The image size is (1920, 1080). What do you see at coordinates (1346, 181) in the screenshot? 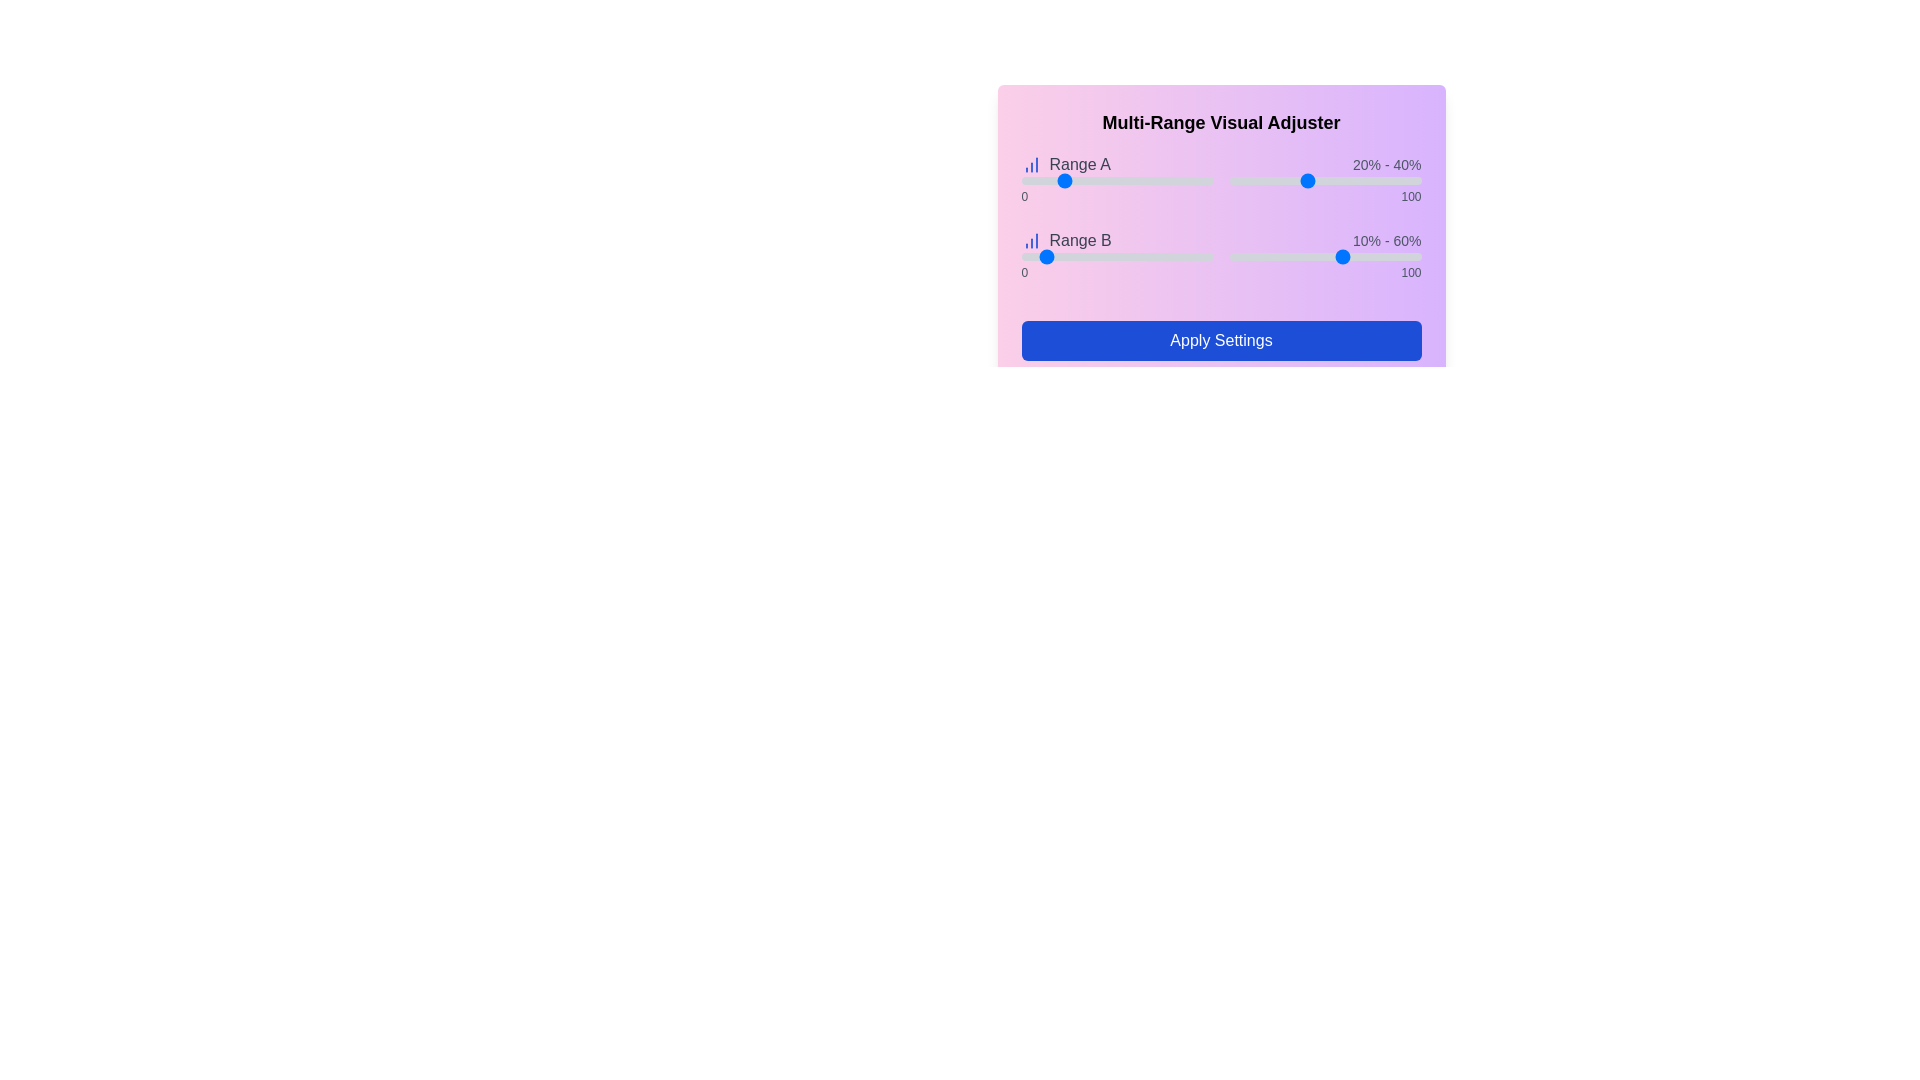
I see `the slider` at bounding box center [1346, 181].